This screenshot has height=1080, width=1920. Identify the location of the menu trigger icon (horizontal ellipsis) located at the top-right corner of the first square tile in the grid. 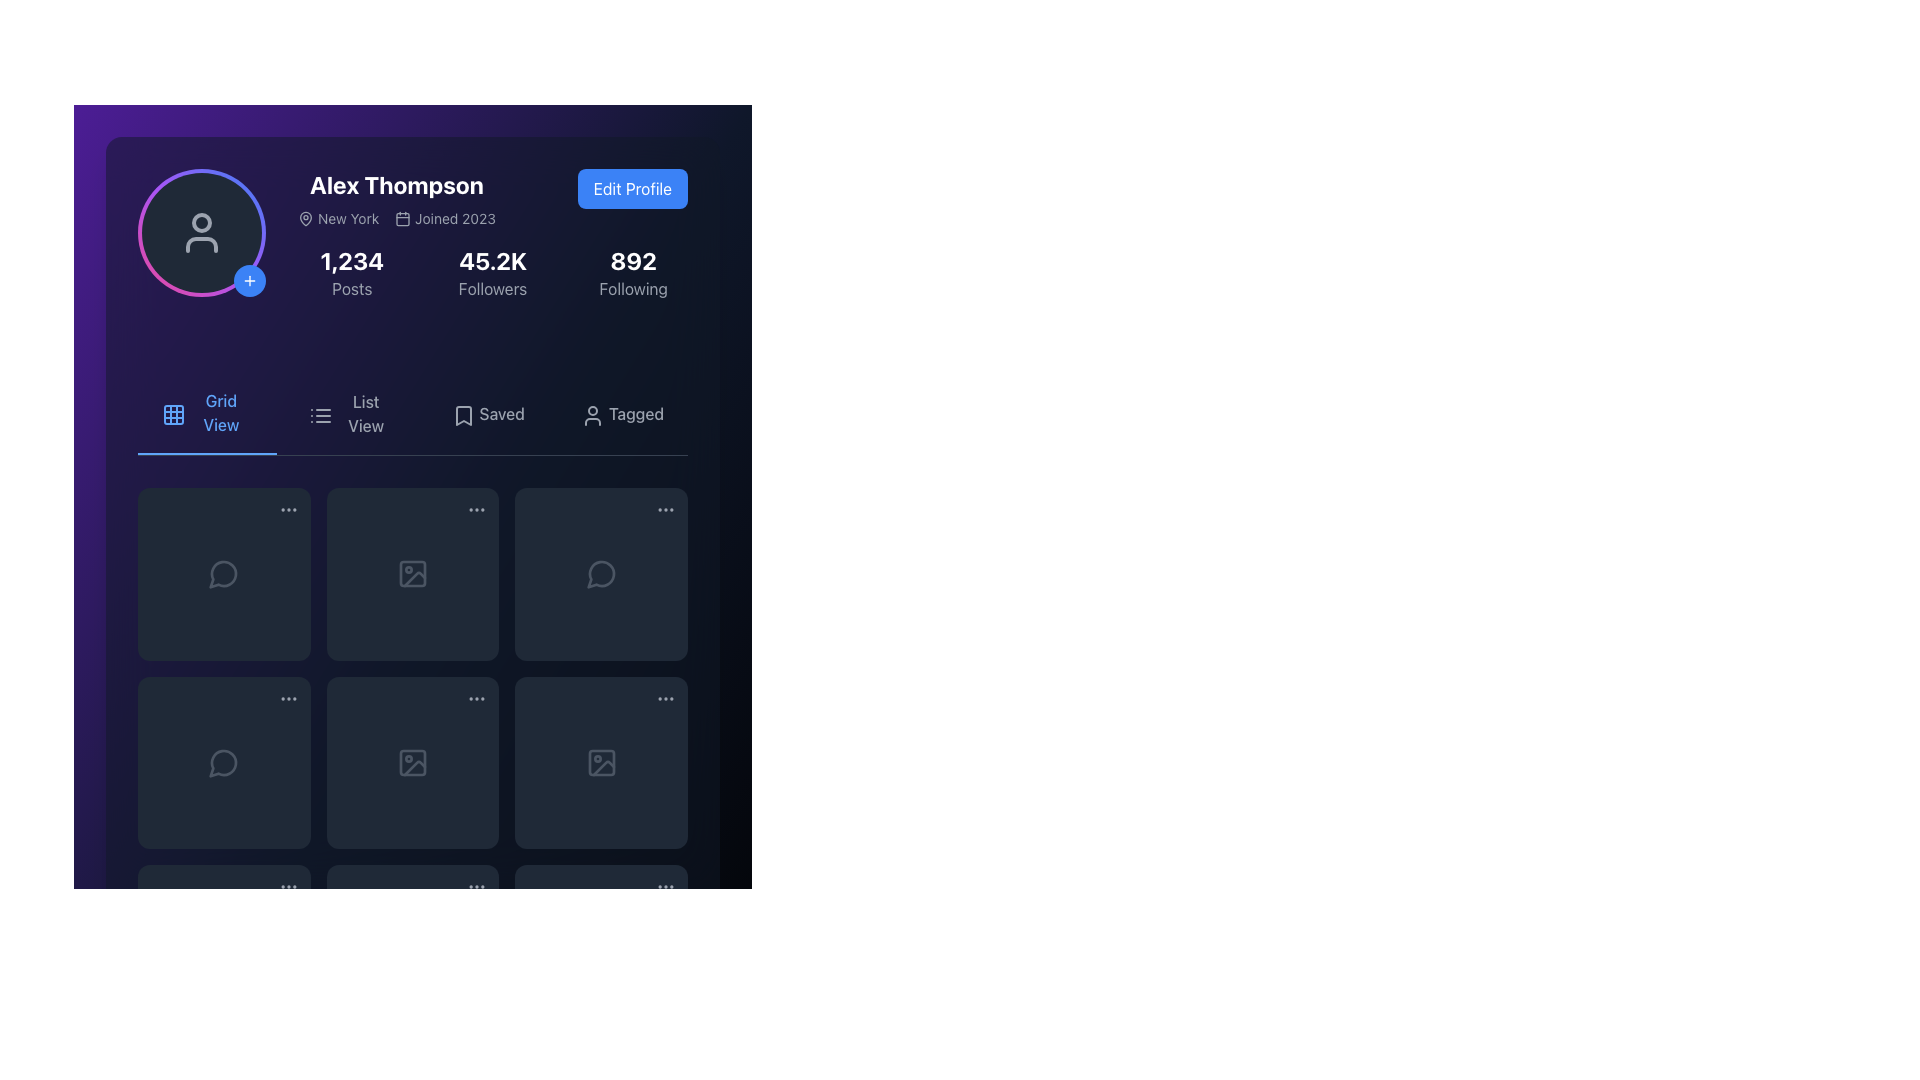
(287, 509).